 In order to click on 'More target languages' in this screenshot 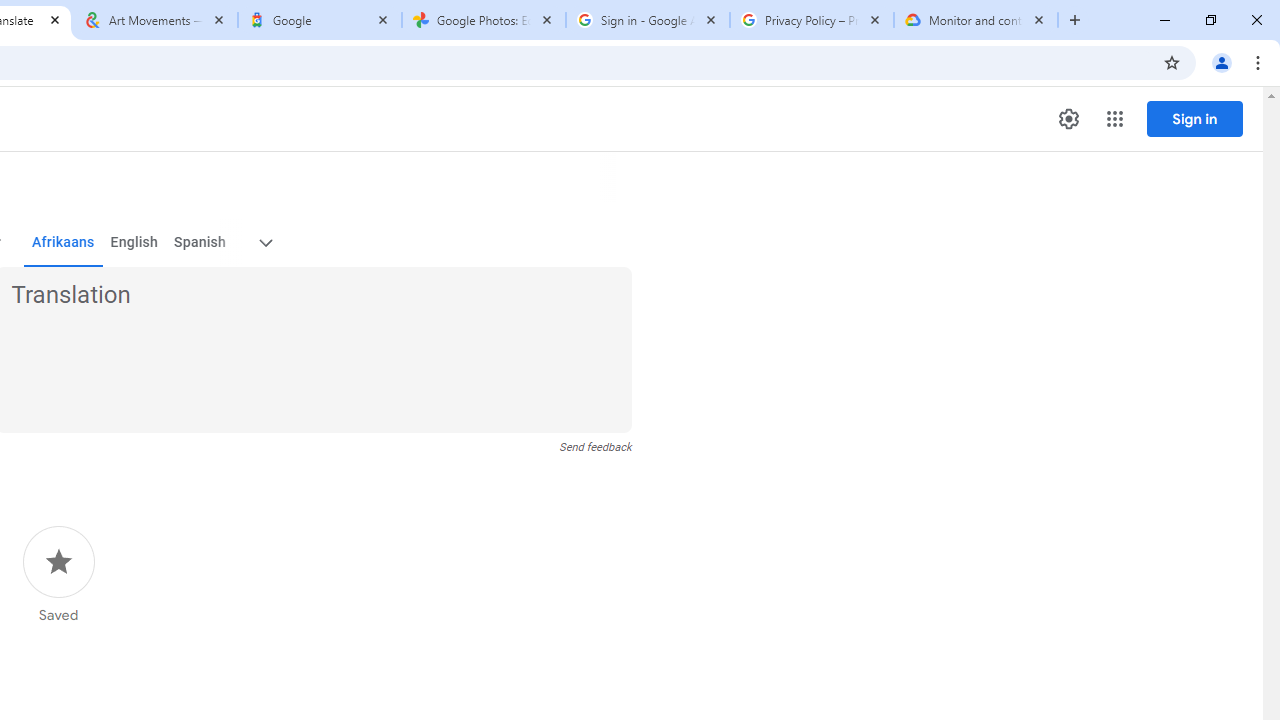, I will do `click(263, 242)`.